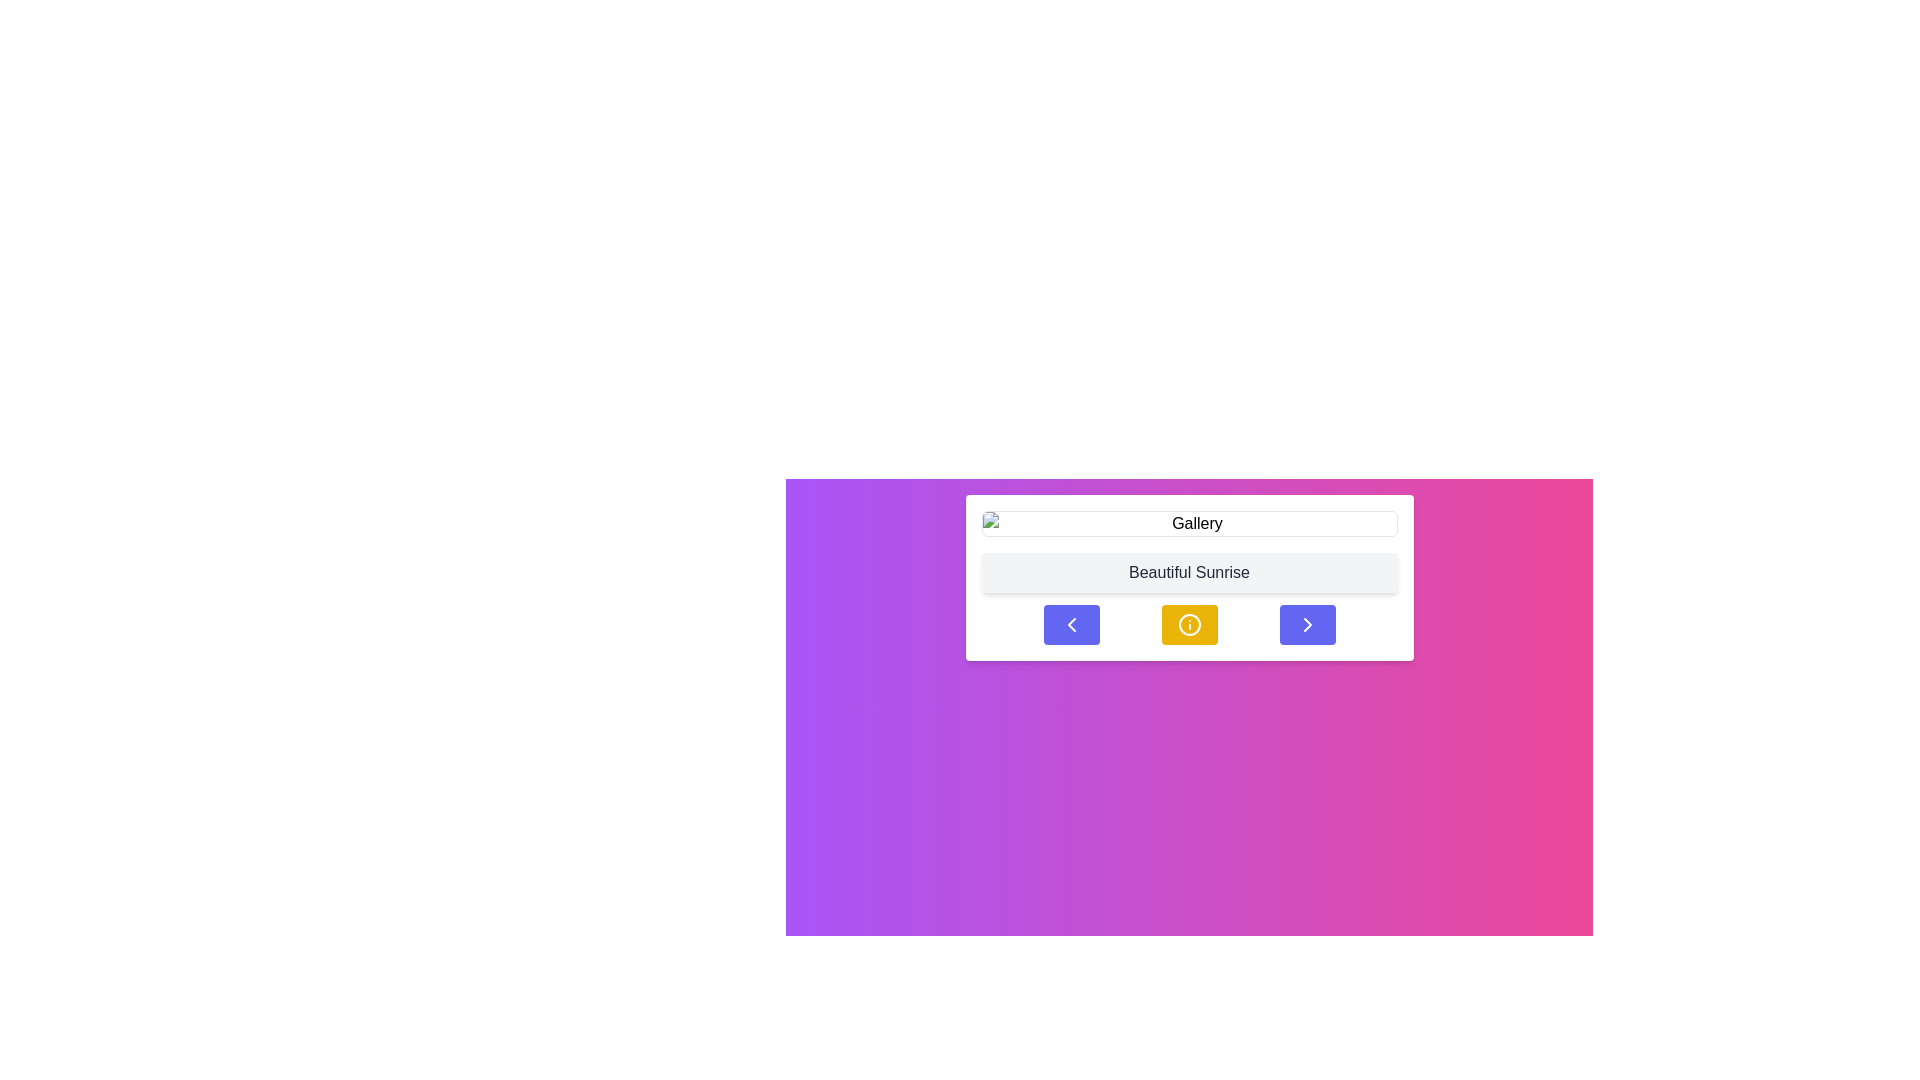 The image size is (1920, 1080). I want to click on the 'Gallery' image placeholder icon, which is styled with rounded corners and a bordered layout, located at the topmost position adjacent to the title 'Beautiful Sunrise', so click(1189, 523).